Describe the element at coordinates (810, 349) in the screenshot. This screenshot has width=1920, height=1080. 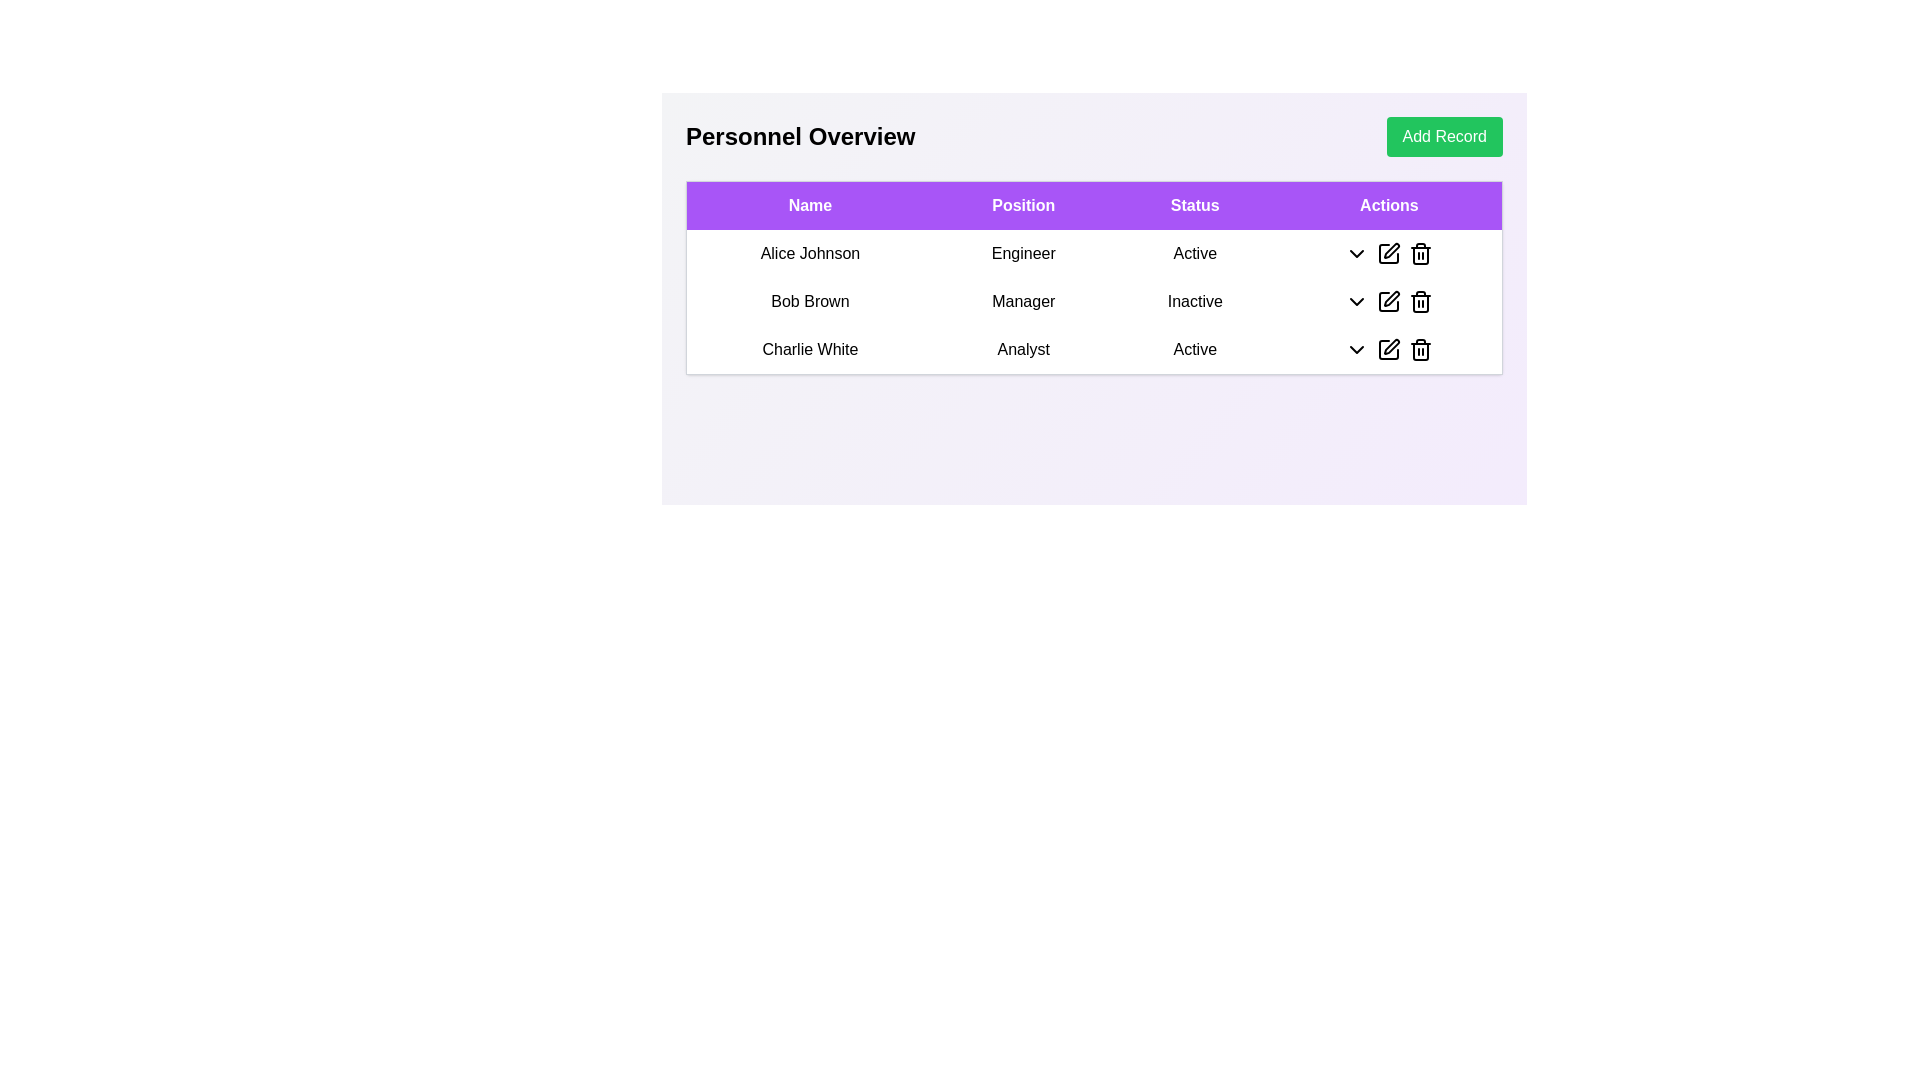
I see `the text display that shows the name 'Charlie White' in the first cell of the third row under the 'Name' header in the data table` at that location.